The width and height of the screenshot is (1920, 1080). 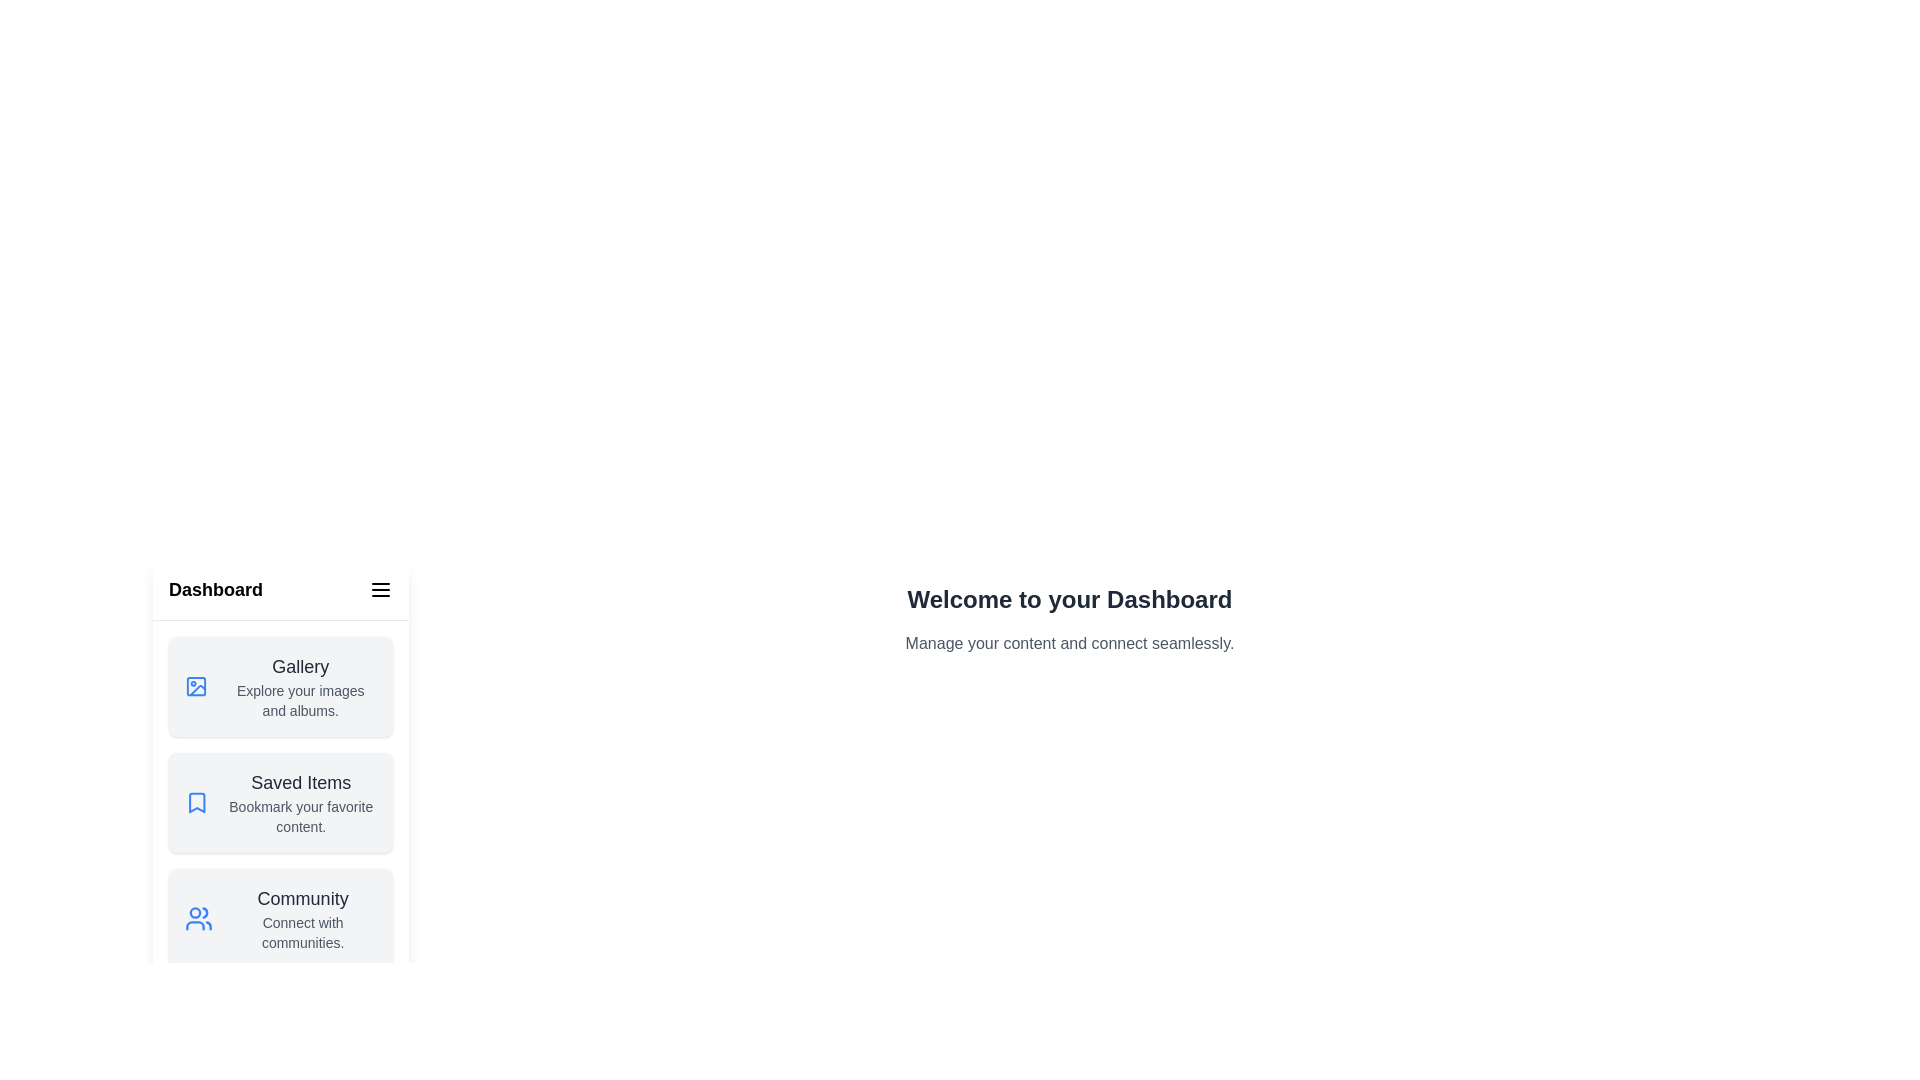 What do you see at coordinates (280, 918) in the screenshot?
I see `the section Community in the drawer` at bounding box center [280, 918].